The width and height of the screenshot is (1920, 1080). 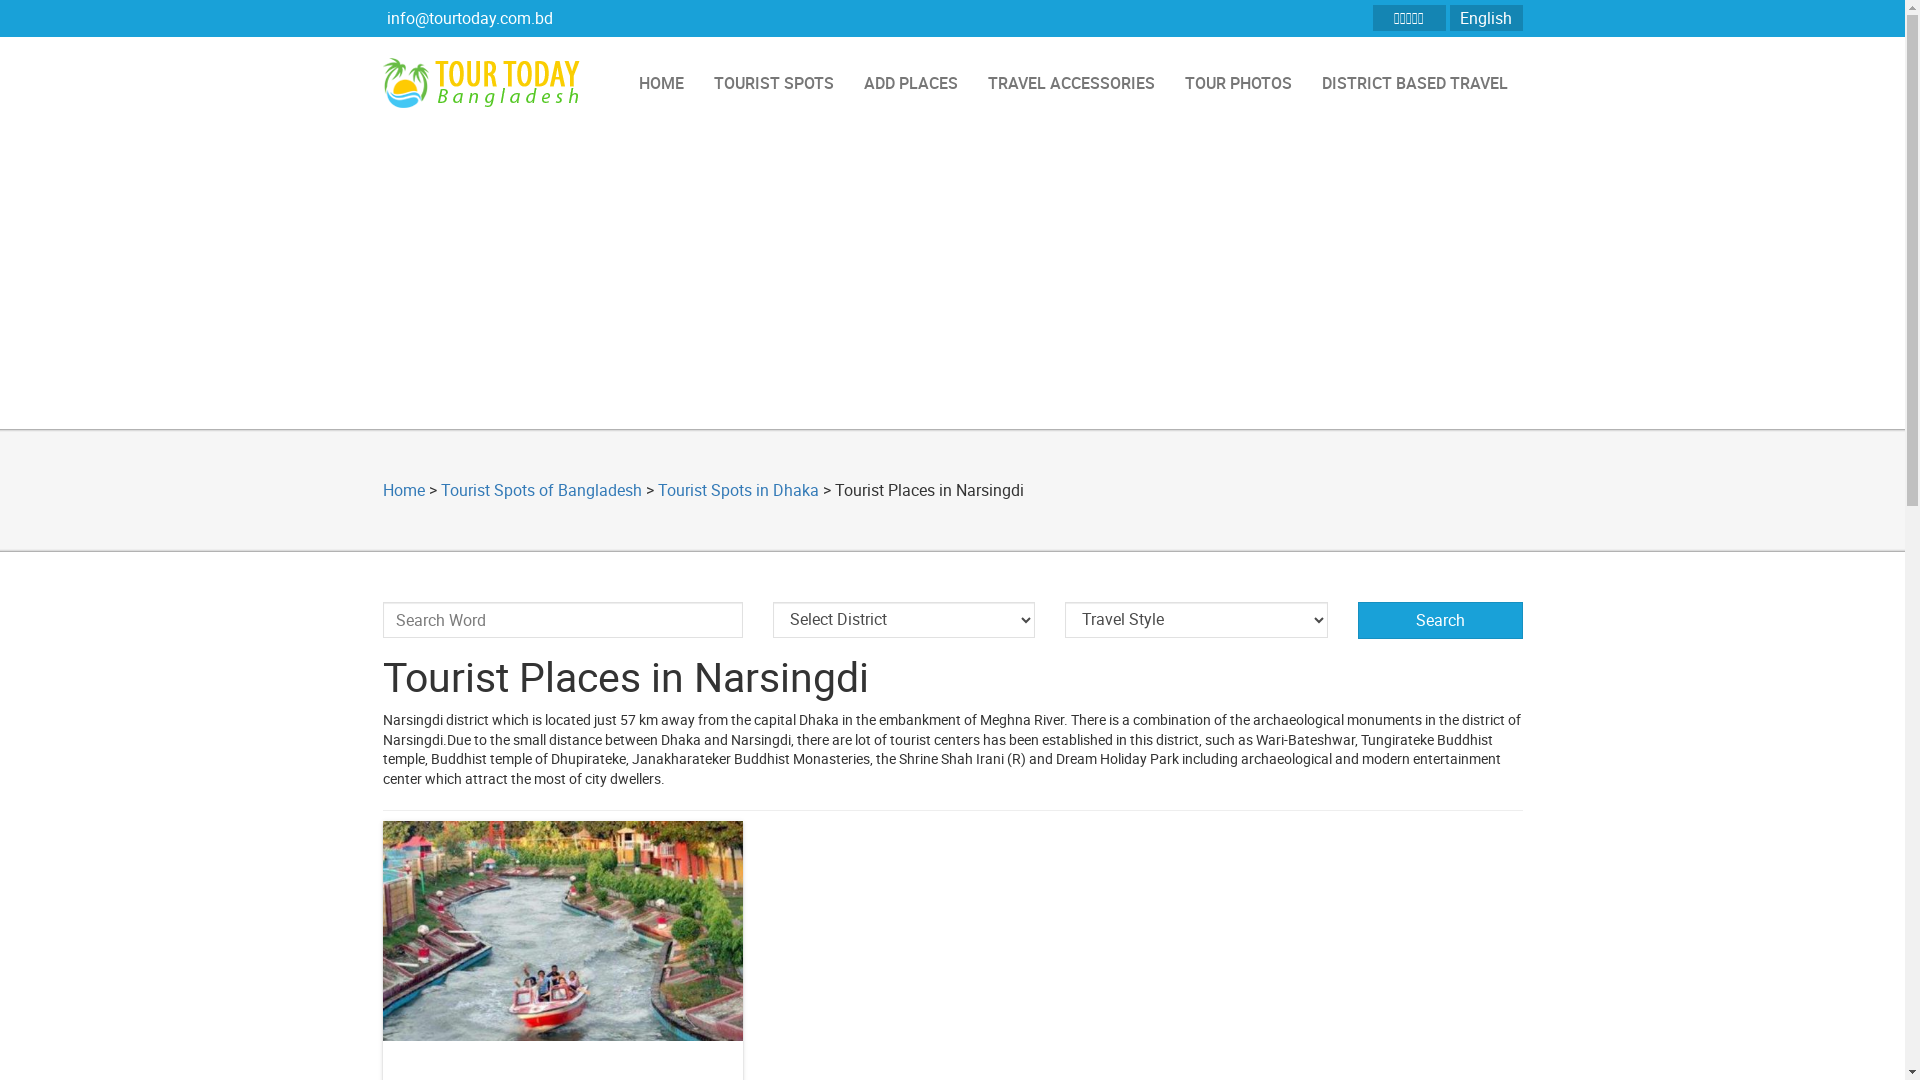 What do you see at coordinates (540, 489) in the screenshot?
I see `'Tourist Spots of Bangladesh'` at bounding box center [540, 489].